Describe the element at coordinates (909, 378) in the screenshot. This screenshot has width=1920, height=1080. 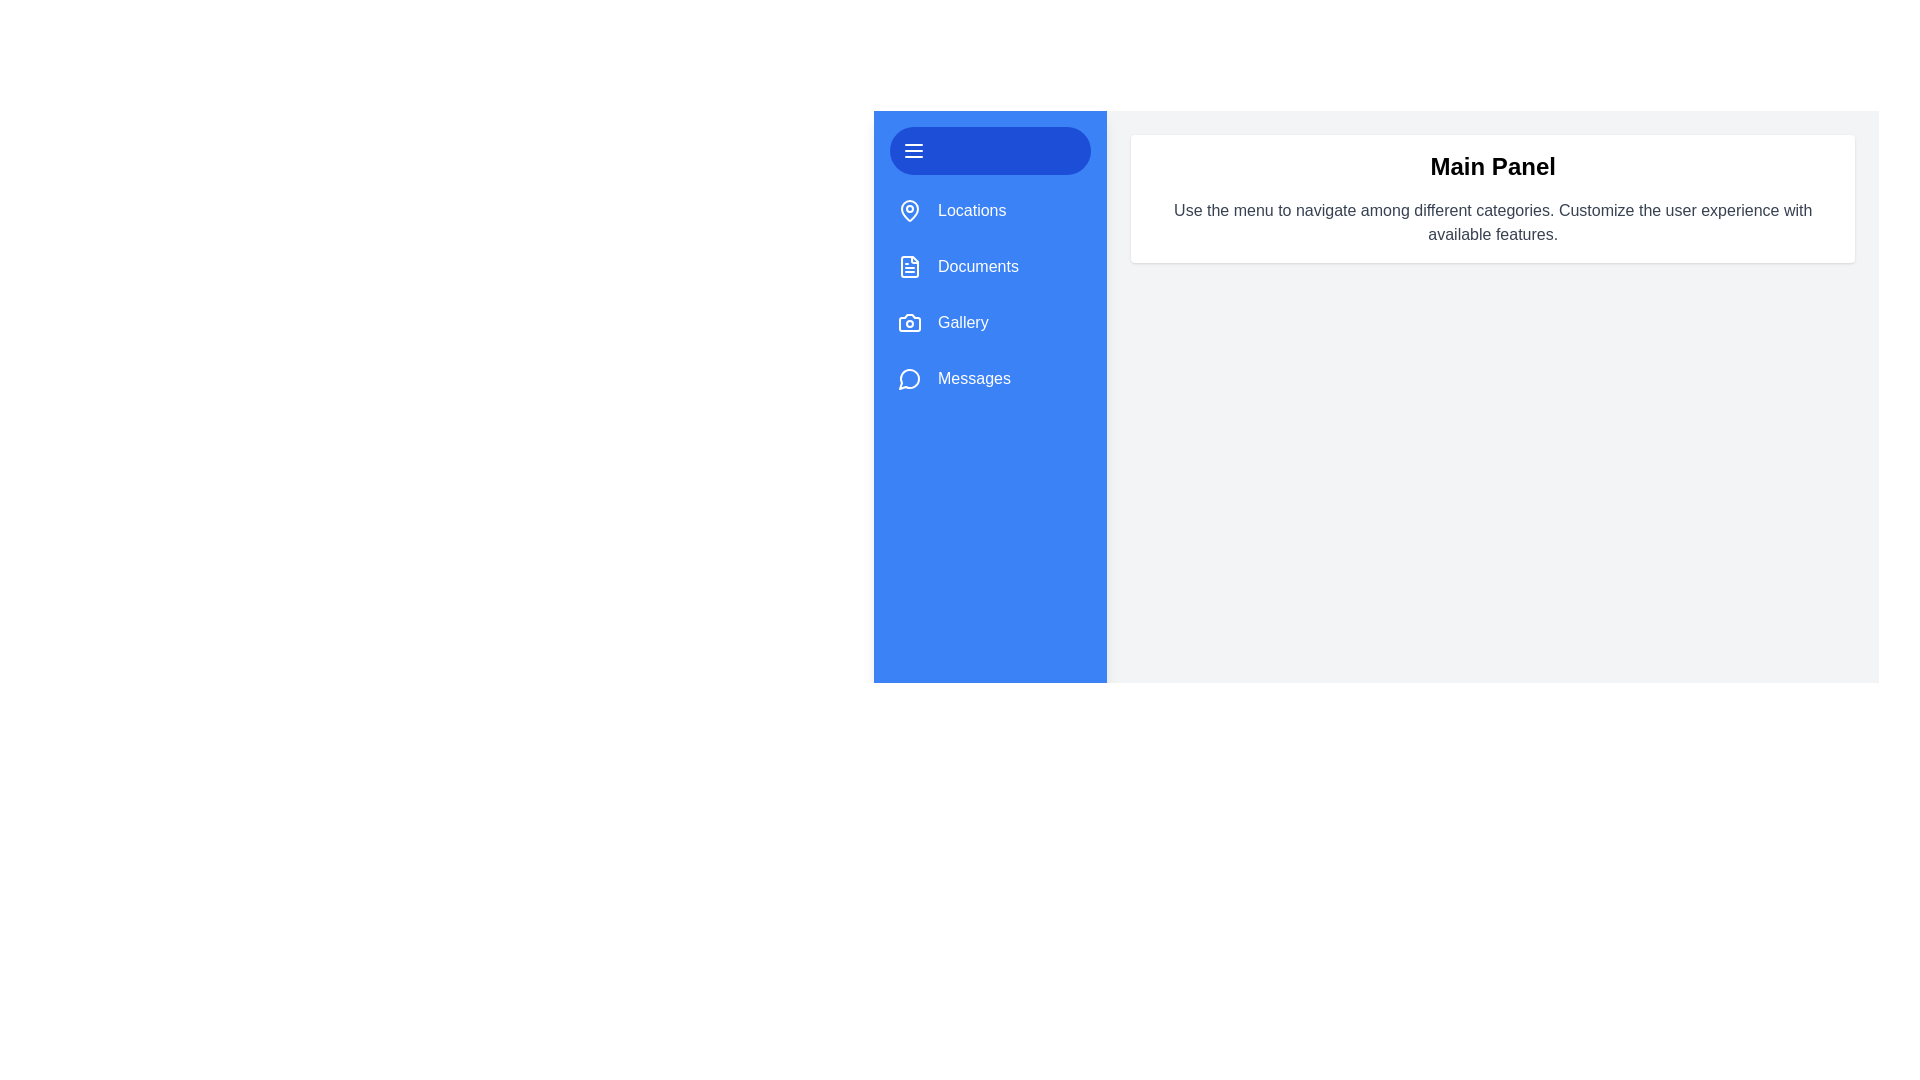
I see `the icon for the category Messages to inspect it` at that location.